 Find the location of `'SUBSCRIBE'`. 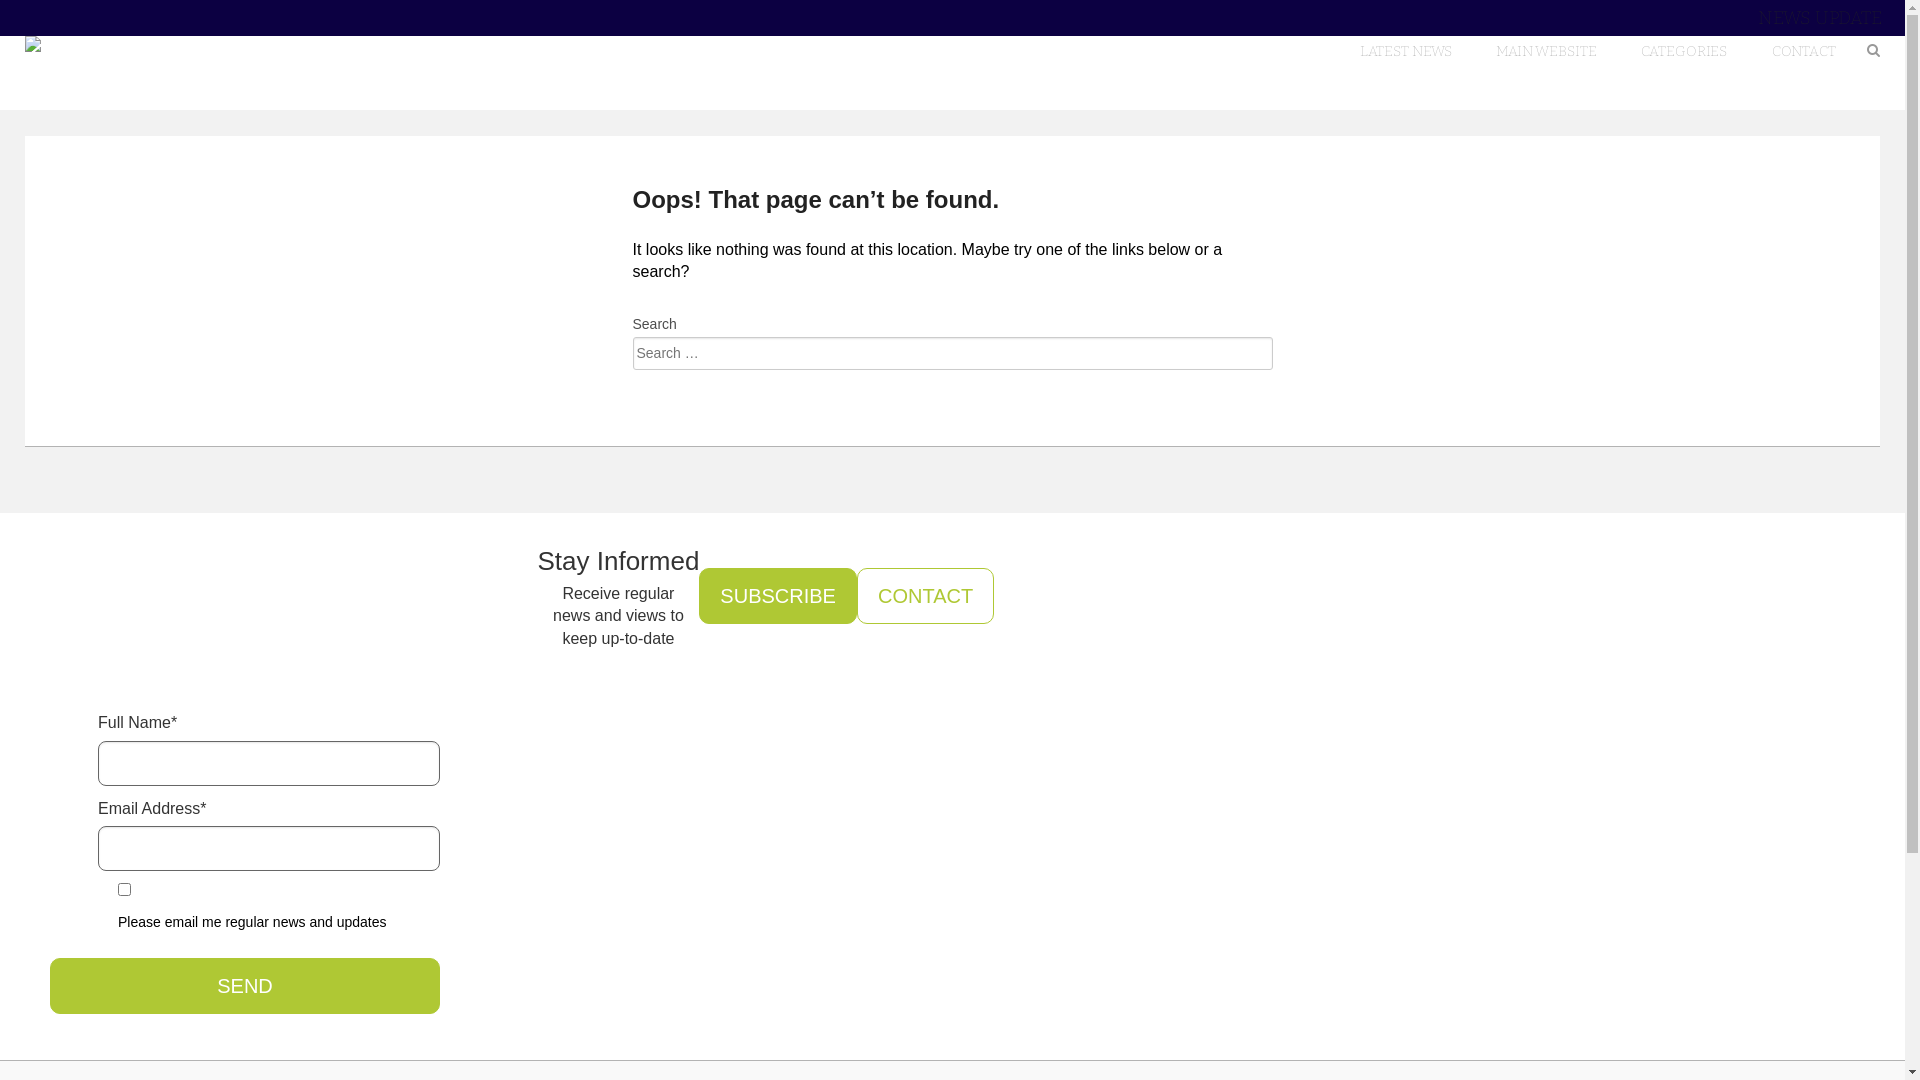

'SUBSCRIBE' is located at coordinates (776, 595).